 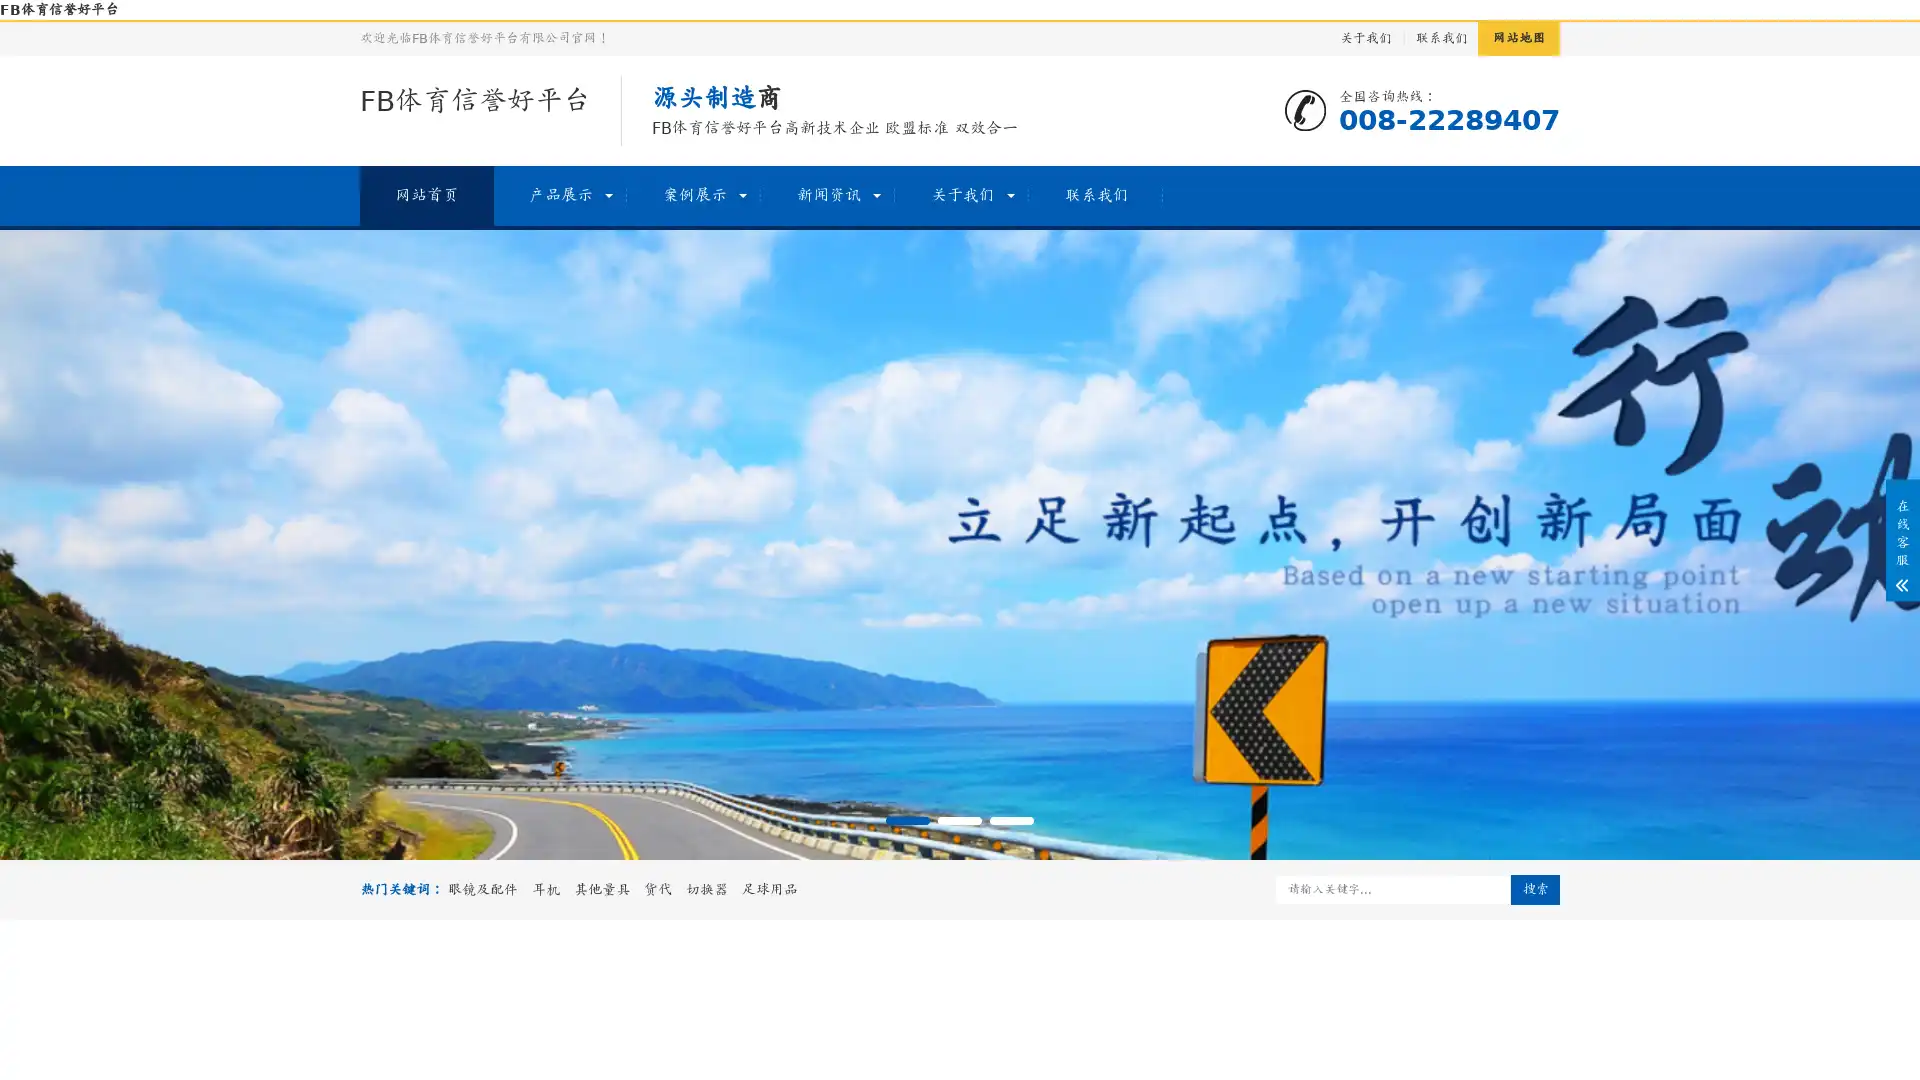 What do you see at coordinates (1012, 821) in the screenshot?
I see `Go to slide 3` at bounding box center [1012, 821].